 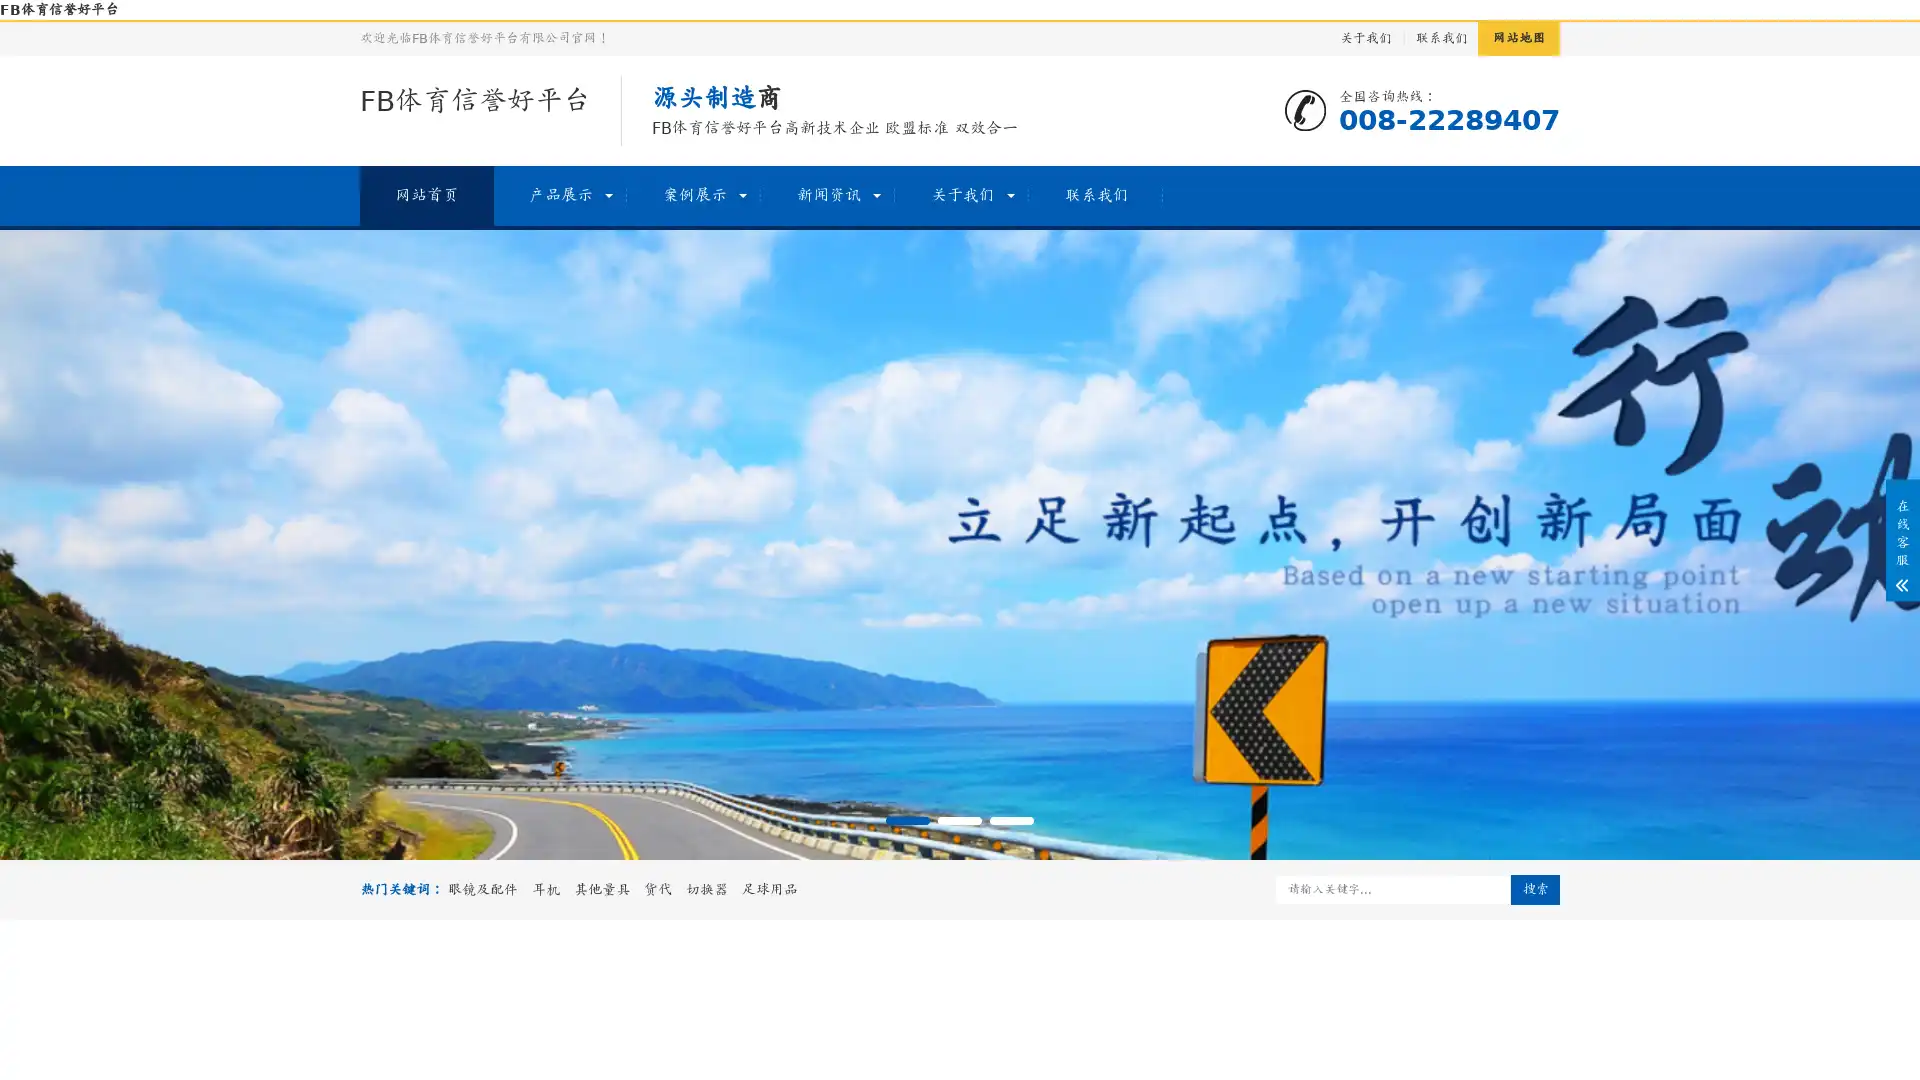 What do you see at coordinates (1012, 821) in the screenshot?
I see `Go to slide 3` at bounding box center [1012, 821].